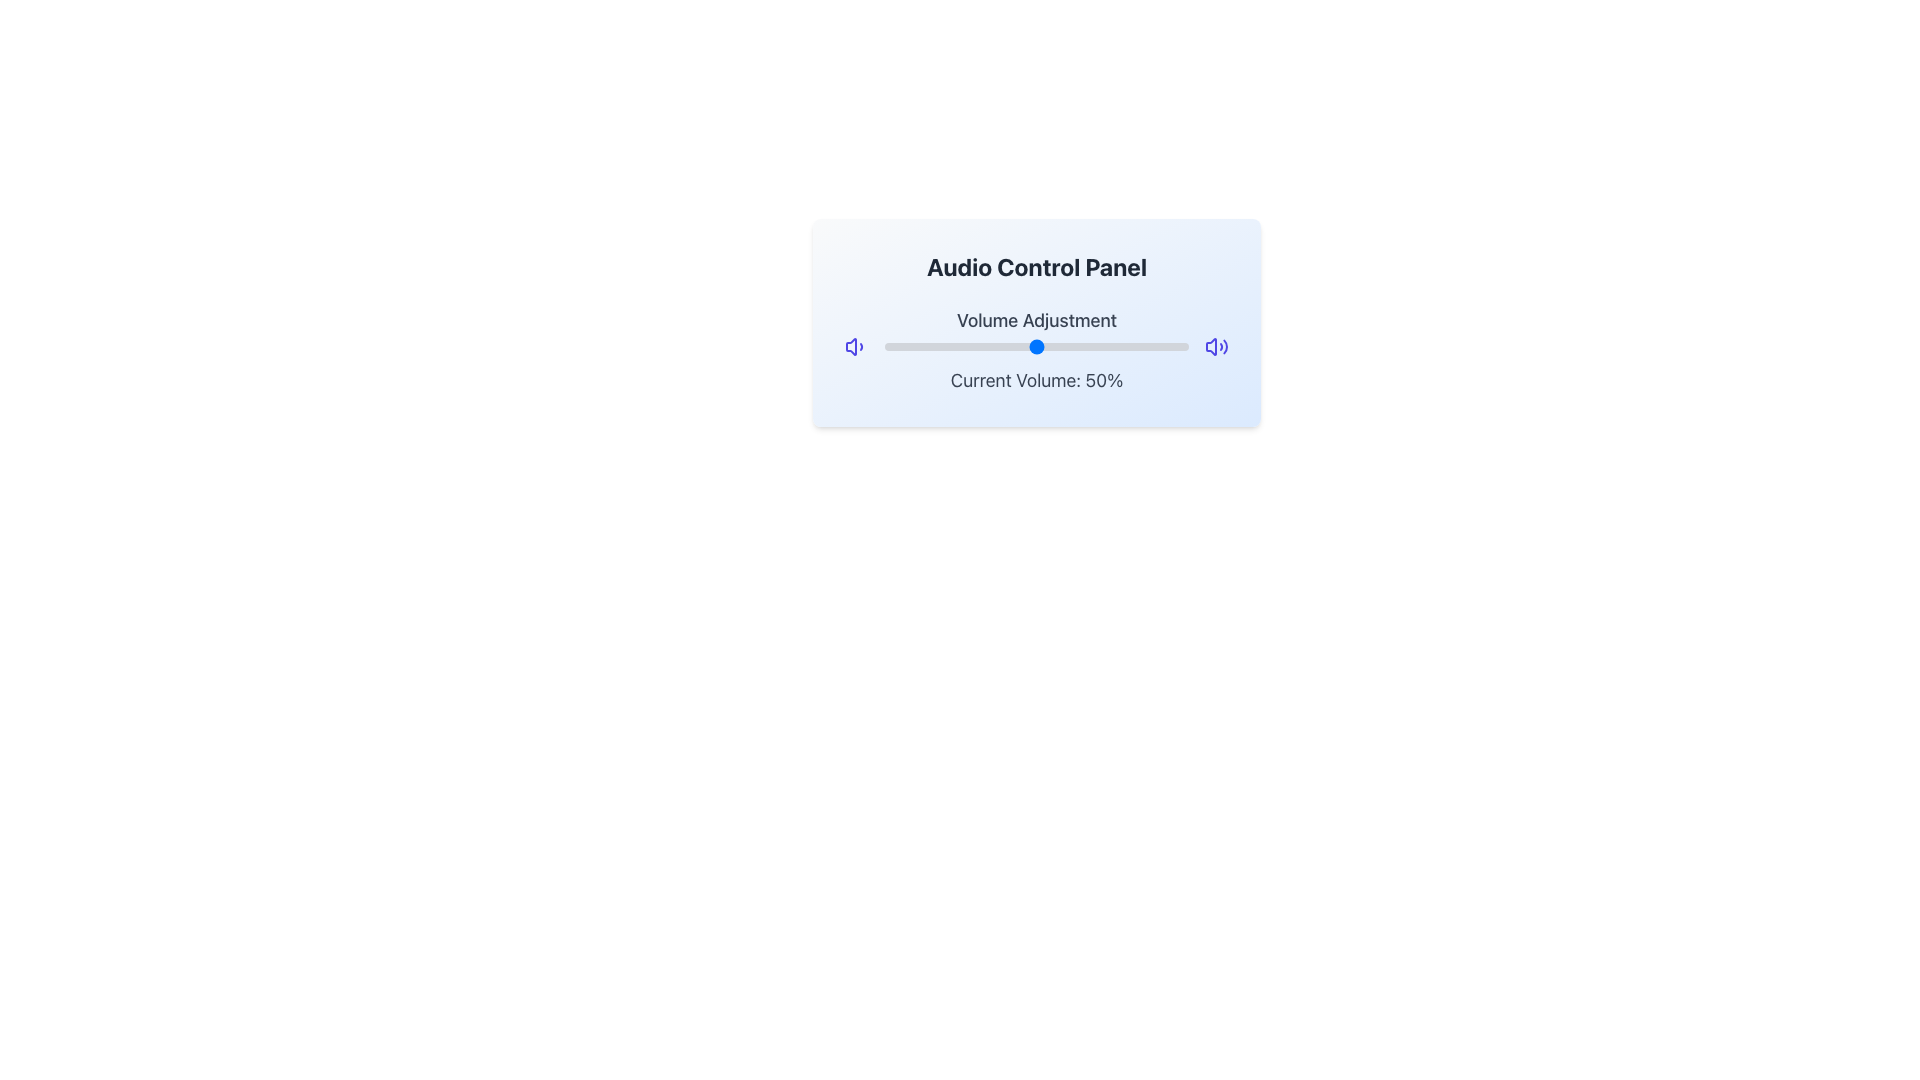 This screenshot has height=1080, width=1920. Describe the element at coordinates (1003, 346) in the screenshot. I see `the slider` at that location.